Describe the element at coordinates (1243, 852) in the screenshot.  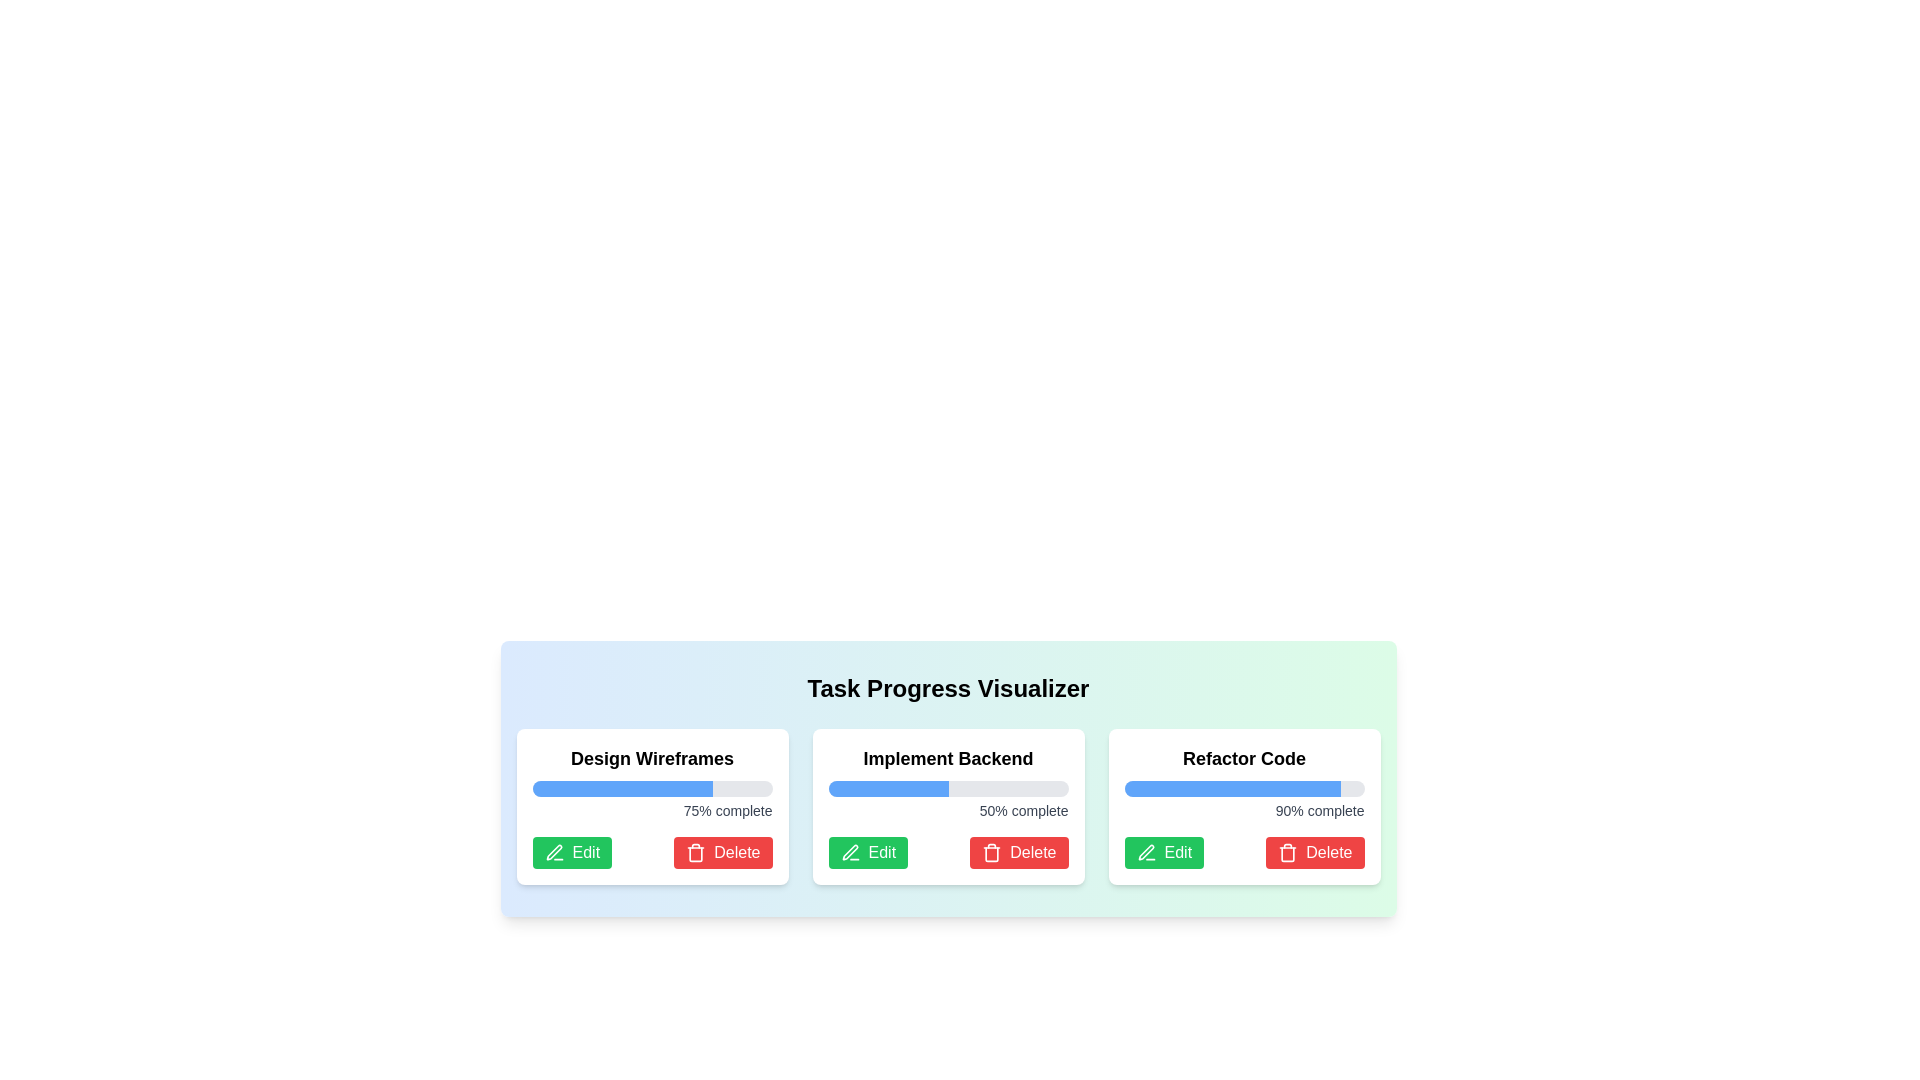
I see `the 'Edit' button located in the bottom-right section of the 'Refactor Code' task box` at that location.